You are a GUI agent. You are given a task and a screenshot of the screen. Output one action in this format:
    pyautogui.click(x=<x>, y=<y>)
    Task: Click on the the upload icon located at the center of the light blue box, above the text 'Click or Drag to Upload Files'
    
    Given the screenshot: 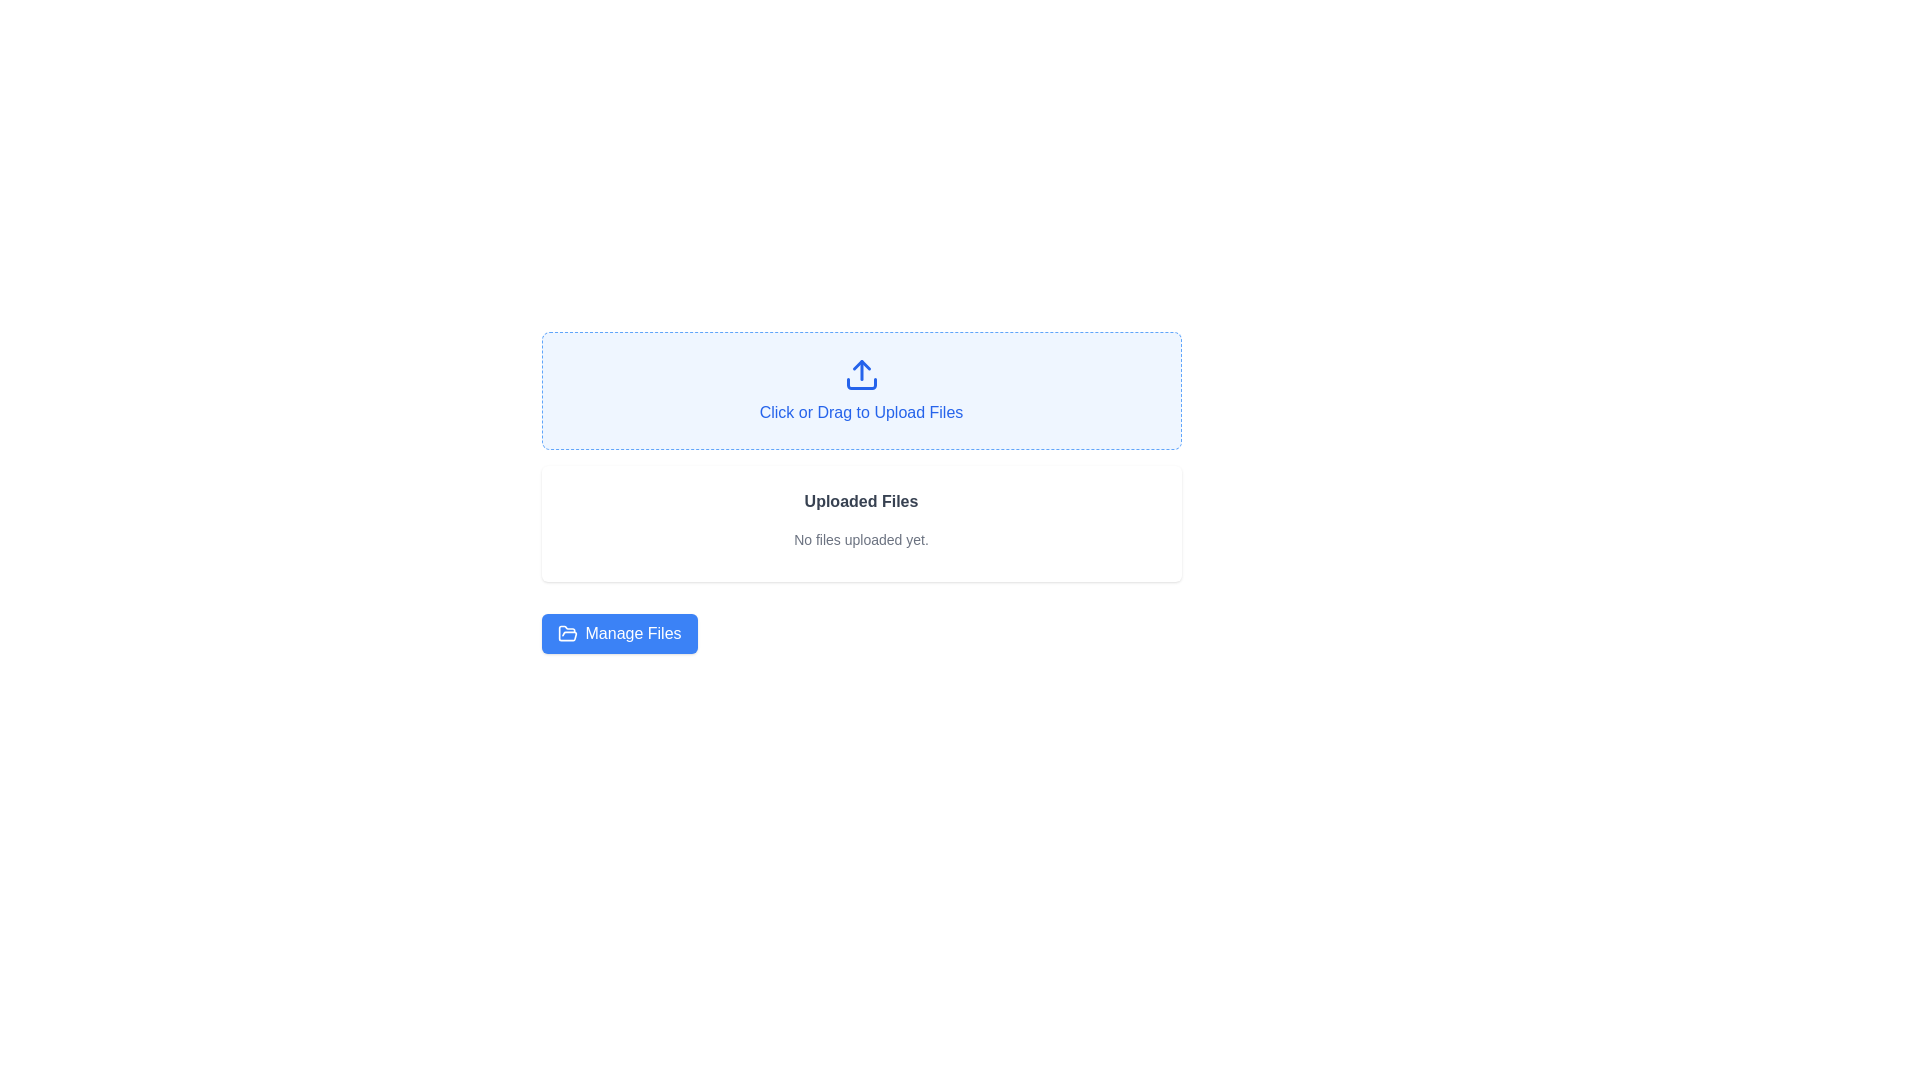 What is the action you would take?
    pyautogui.click(x=861, y=374)
    